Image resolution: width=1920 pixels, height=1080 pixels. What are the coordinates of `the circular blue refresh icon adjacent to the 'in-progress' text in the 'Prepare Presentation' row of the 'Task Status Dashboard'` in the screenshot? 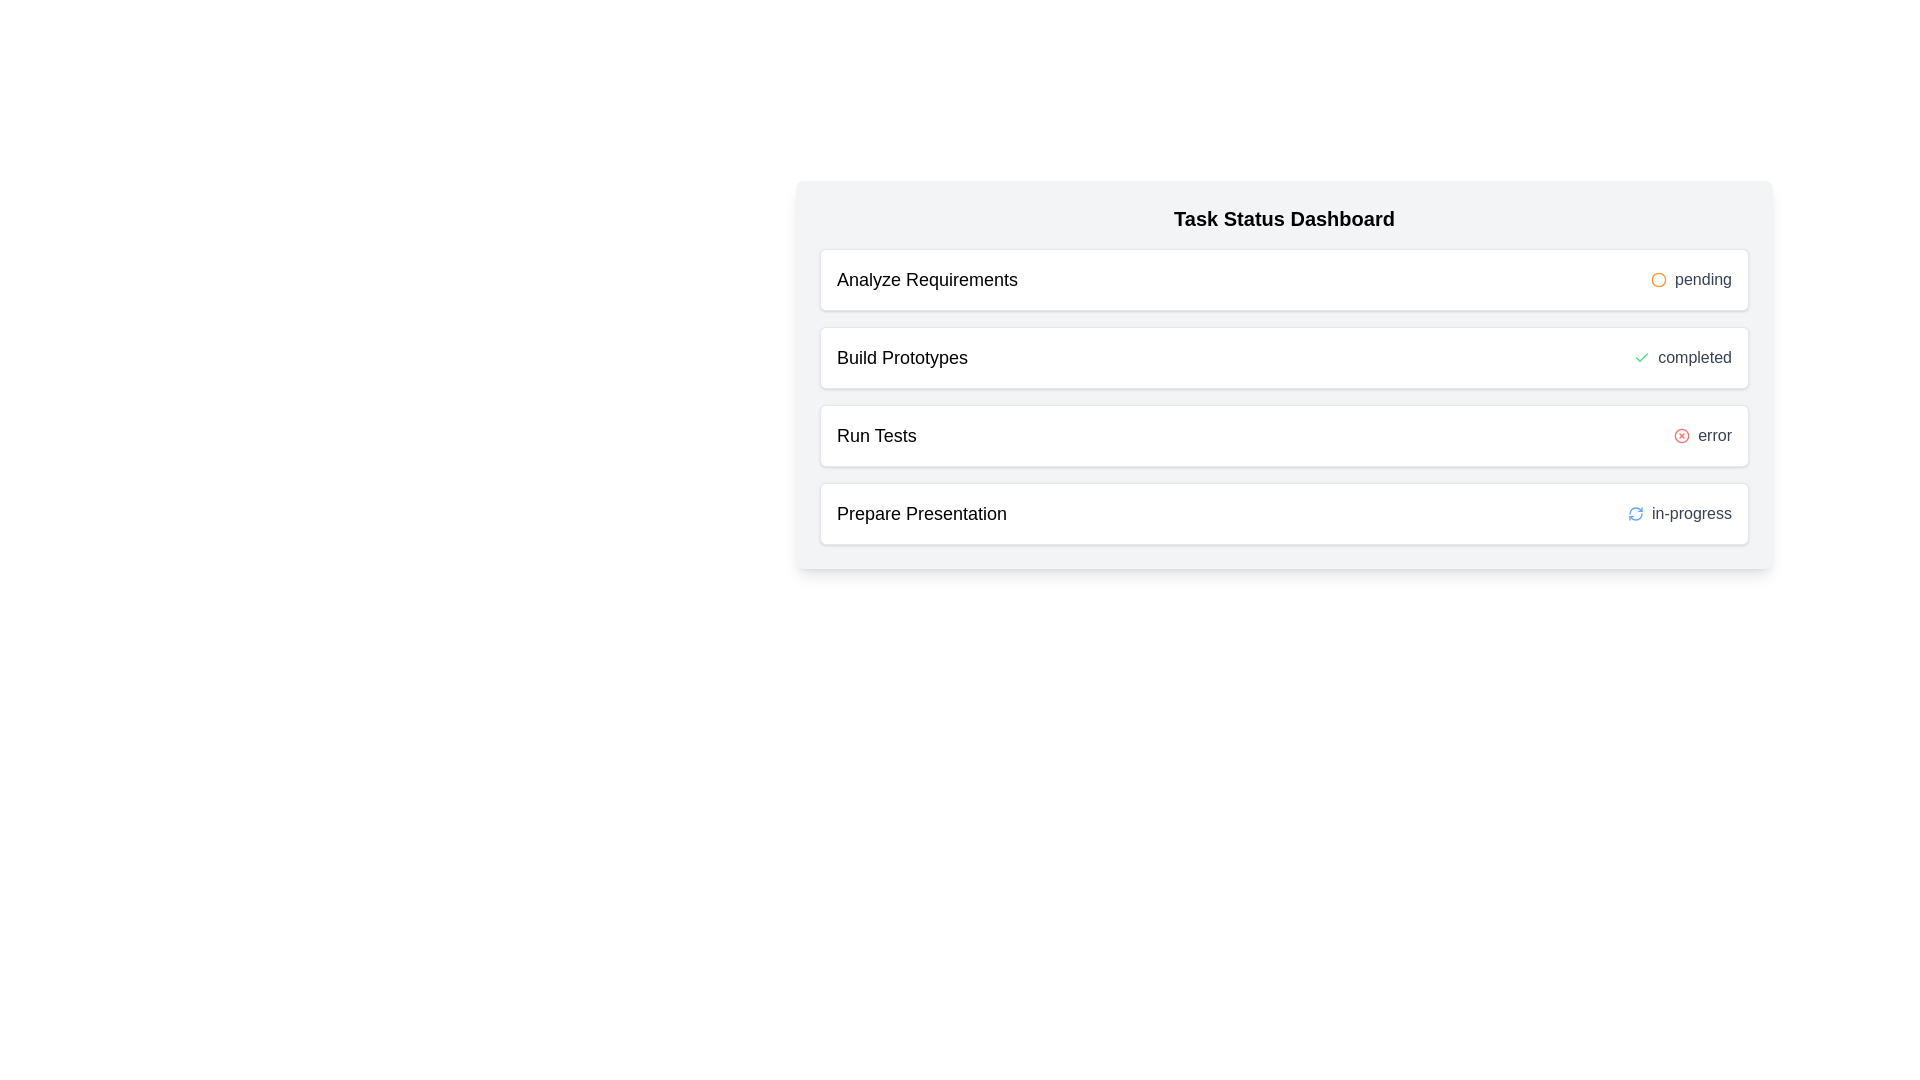 It's located at (1636, 512).